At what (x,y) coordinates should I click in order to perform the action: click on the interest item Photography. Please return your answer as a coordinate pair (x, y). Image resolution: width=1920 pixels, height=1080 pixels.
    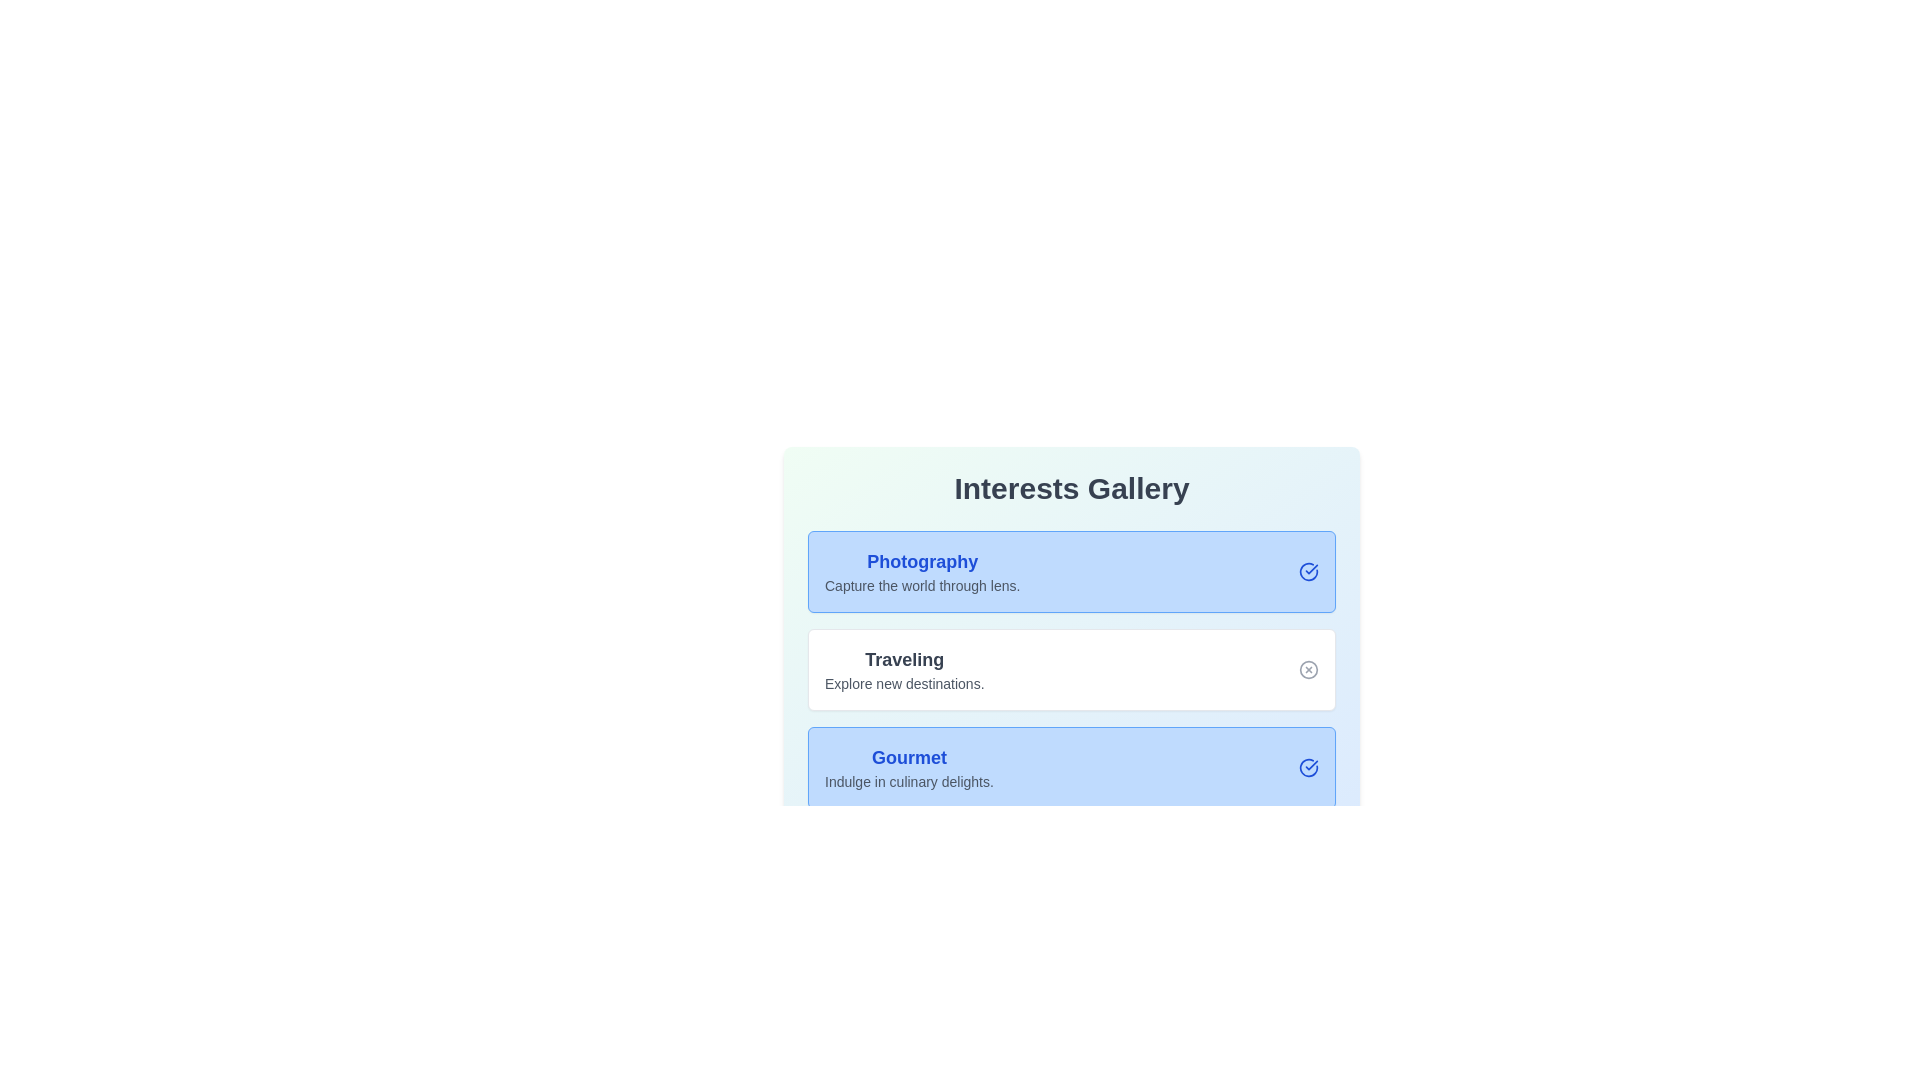
    Looking at the image, I should click on (1309, 571).